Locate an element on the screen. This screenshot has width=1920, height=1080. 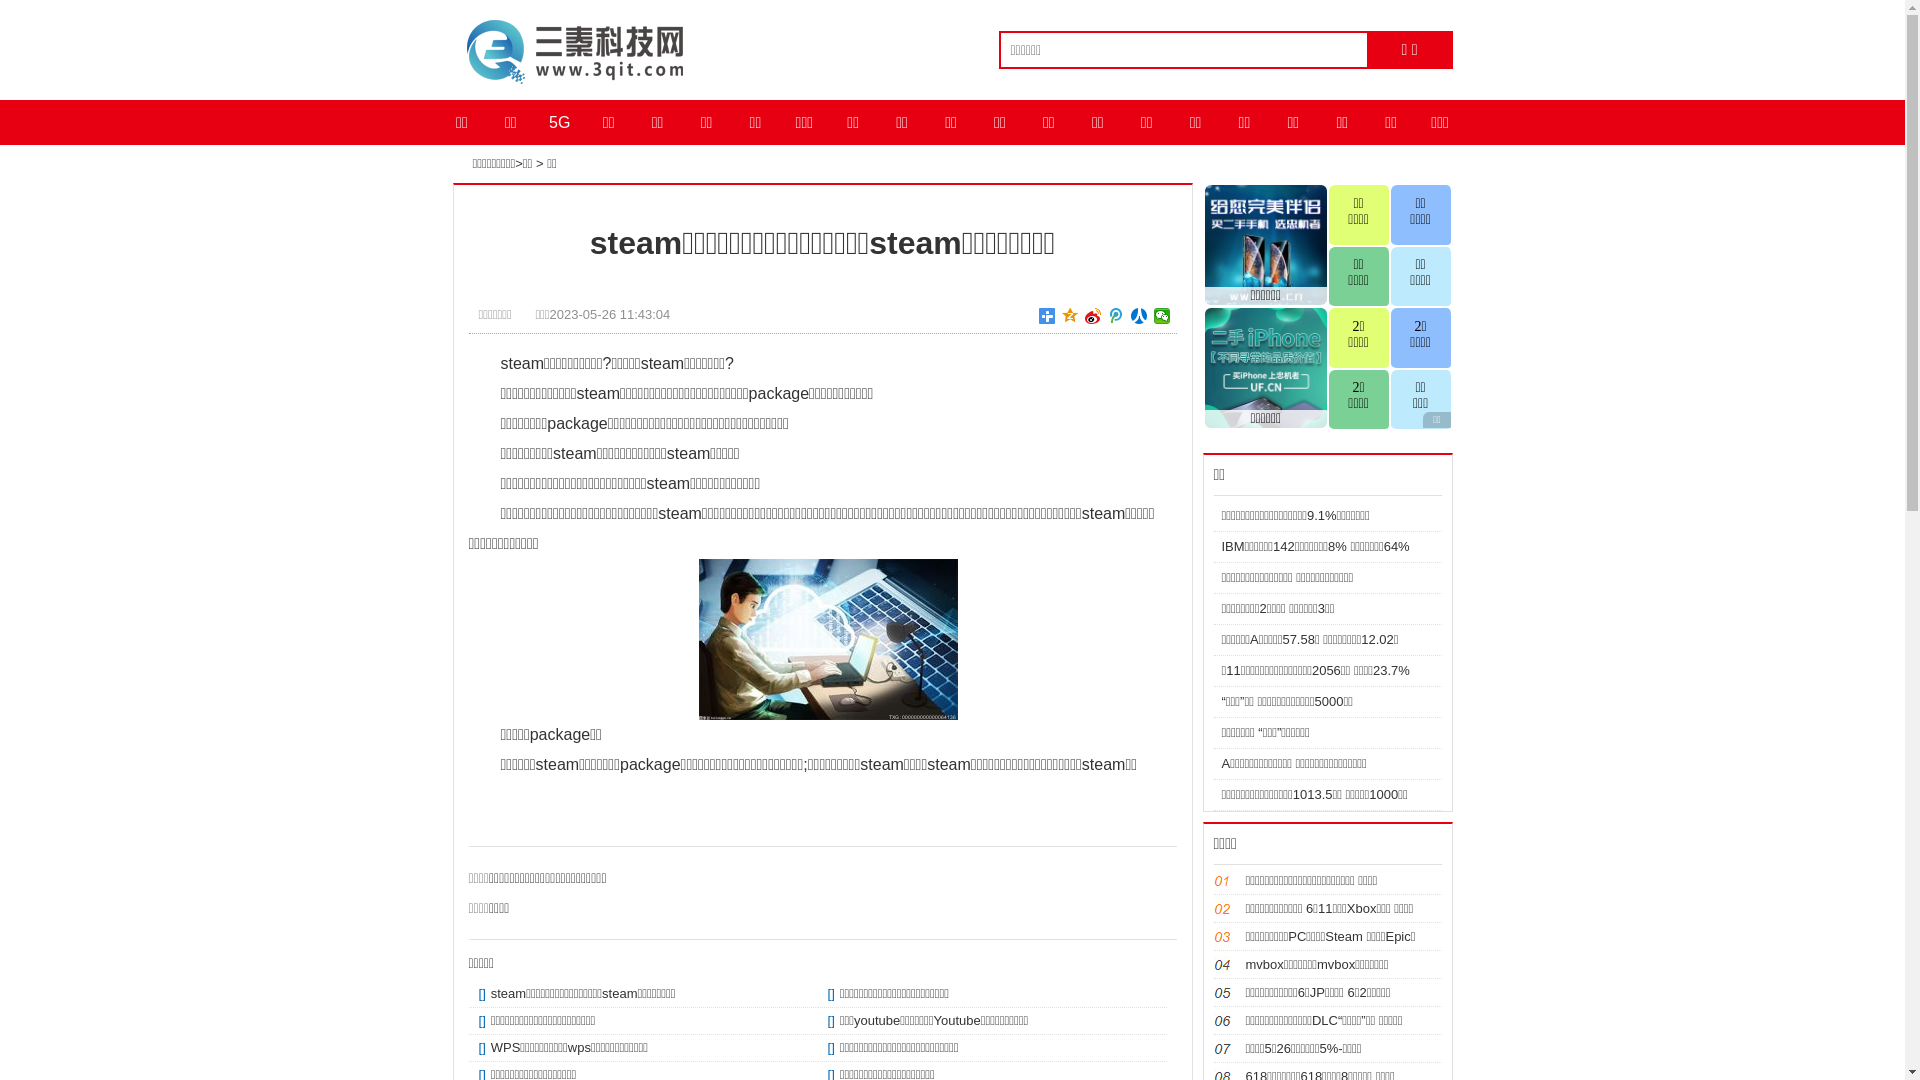
'5G' is located at coordinates (559, 122).